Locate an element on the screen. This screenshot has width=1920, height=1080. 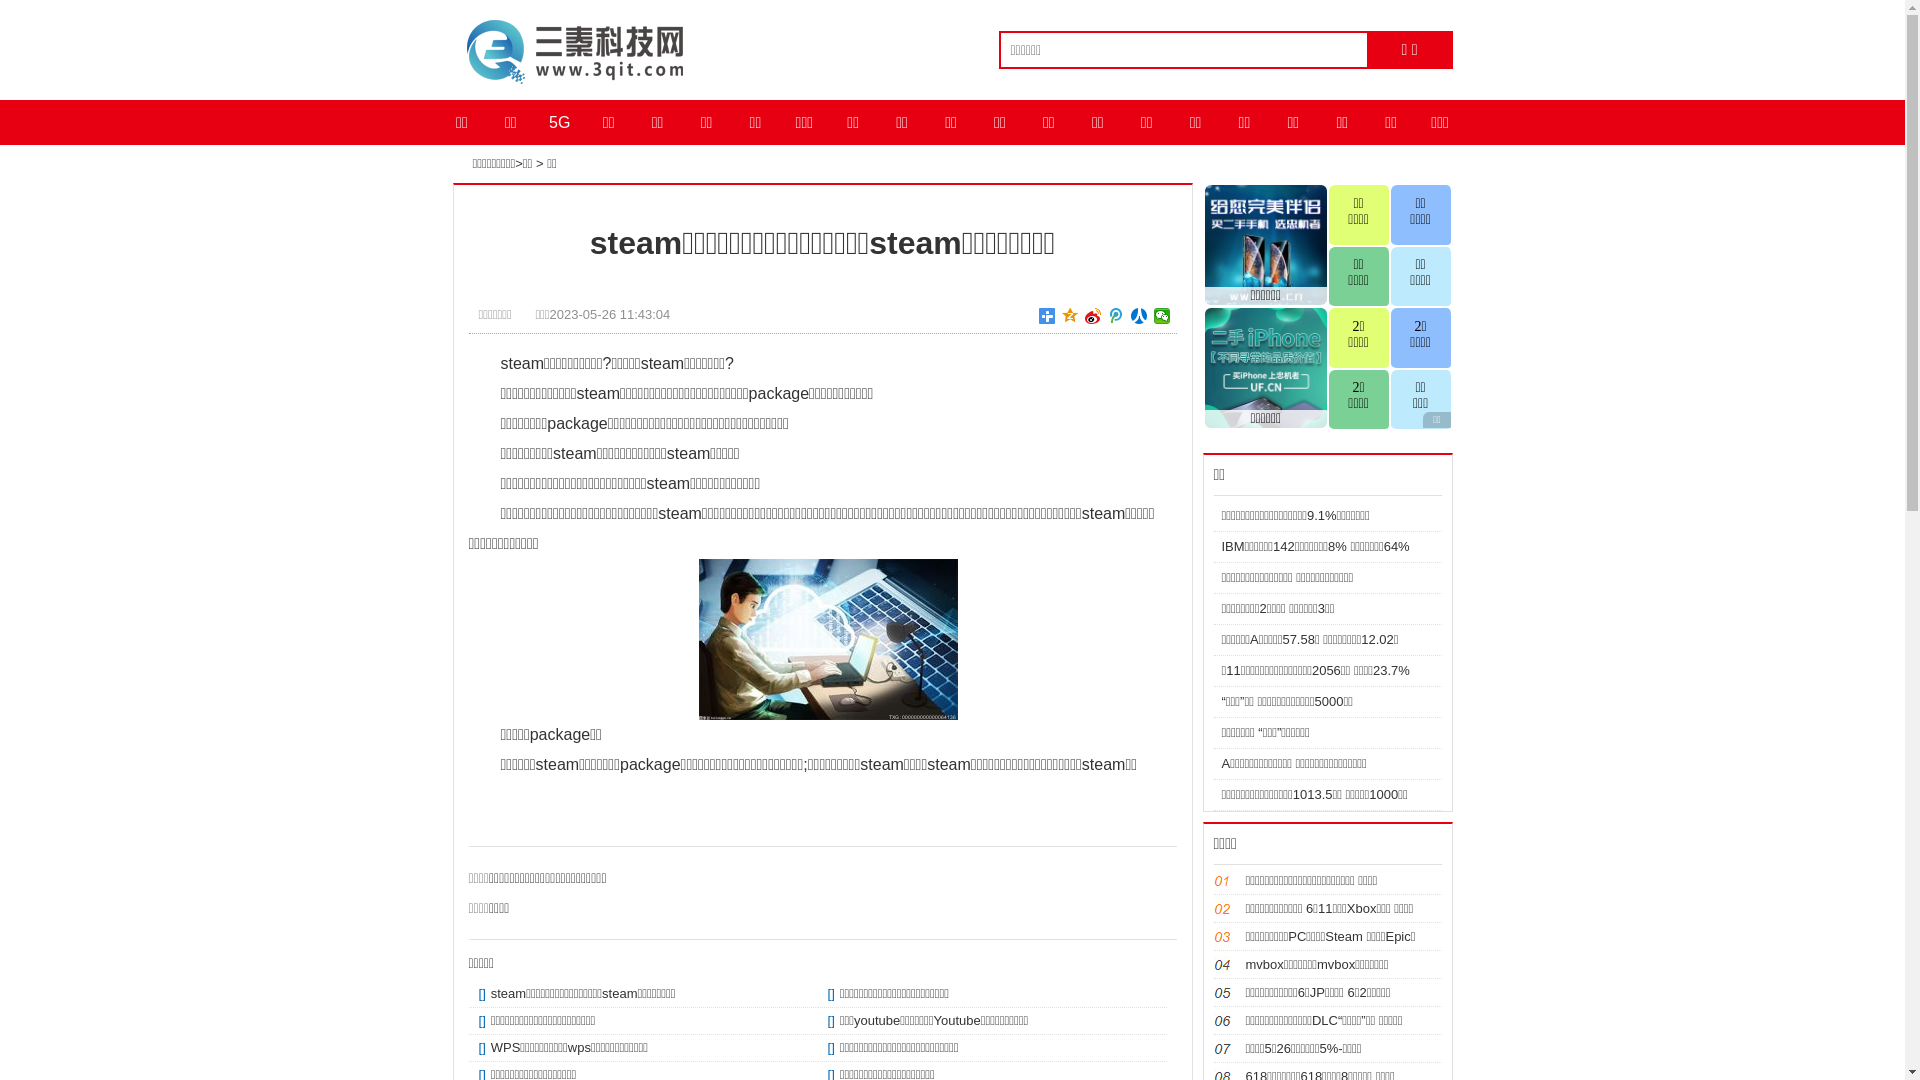
'5G' is located at coordinates (559, 122).